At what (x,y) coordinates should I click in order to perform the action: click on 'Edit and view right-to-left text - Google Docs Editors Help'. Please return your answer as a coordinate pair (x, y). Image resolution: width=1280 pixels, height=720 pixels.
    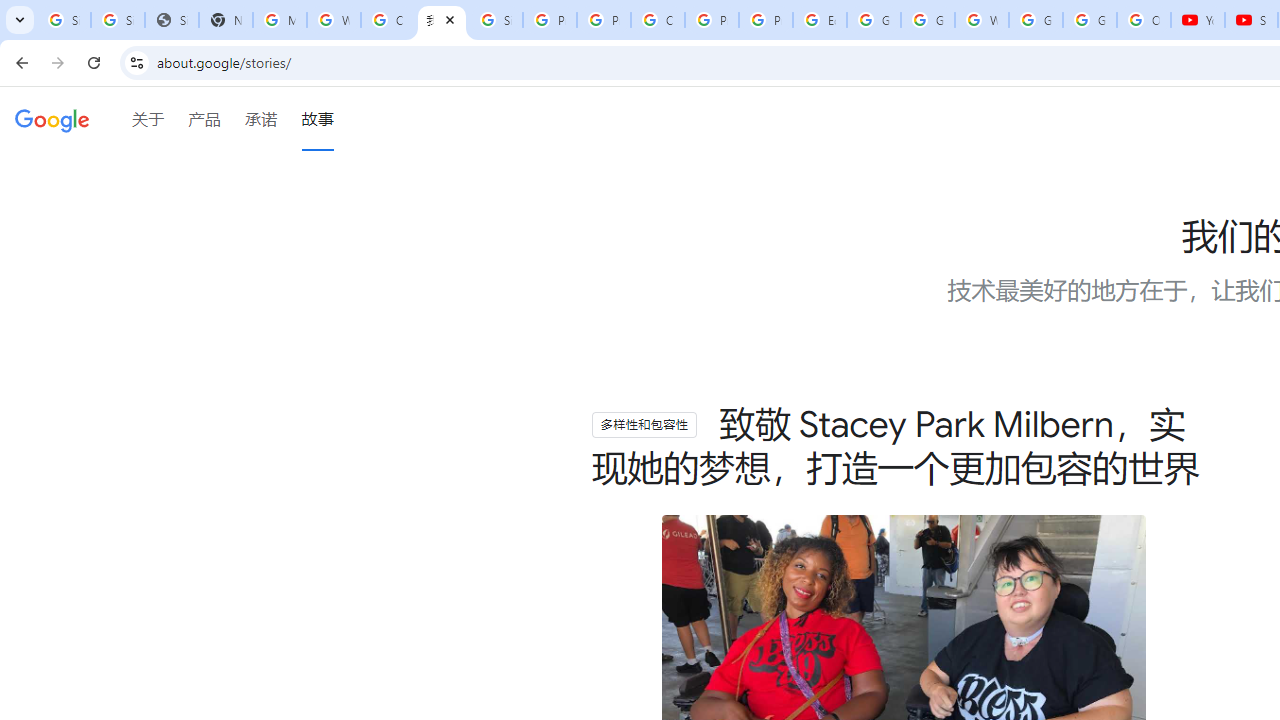
    Looking at the image, I should click on (819, 20).